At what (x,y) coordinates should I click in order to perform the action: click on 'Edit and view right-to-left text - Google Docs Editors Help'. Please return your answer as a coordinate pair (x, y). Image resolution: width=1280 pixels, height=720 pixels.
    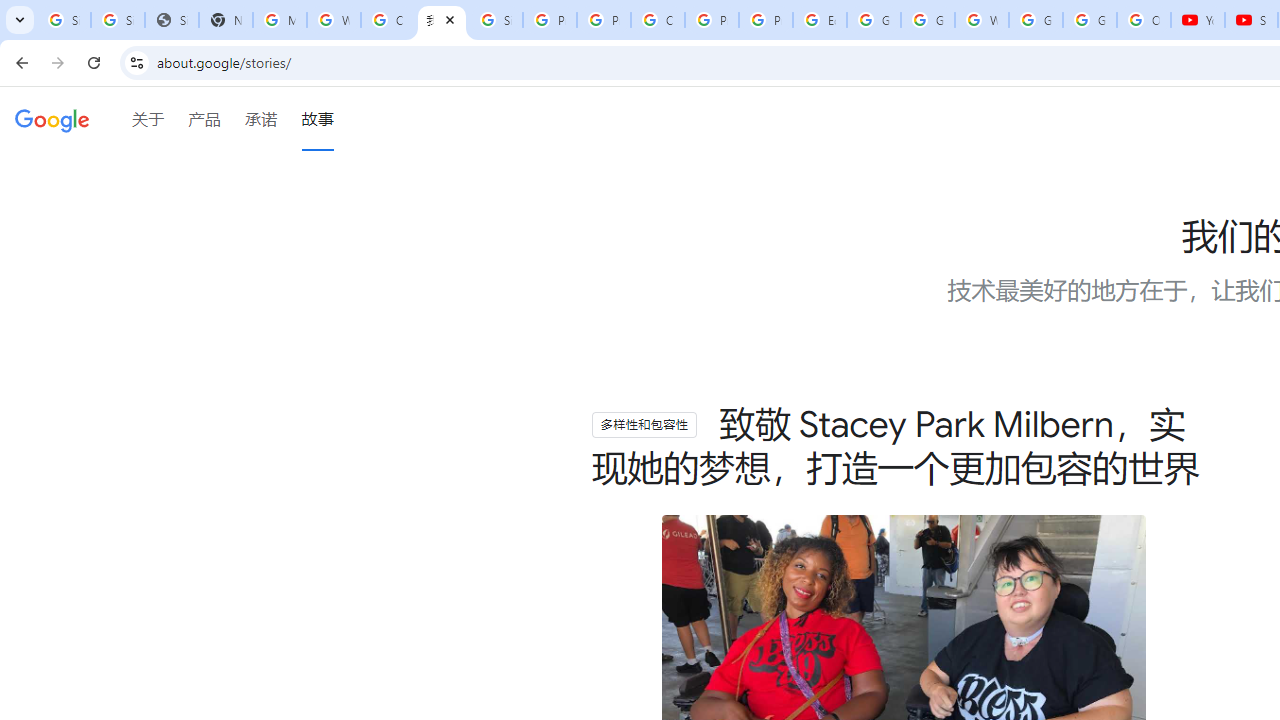
    Looking at the image, I should click on (819, 20).